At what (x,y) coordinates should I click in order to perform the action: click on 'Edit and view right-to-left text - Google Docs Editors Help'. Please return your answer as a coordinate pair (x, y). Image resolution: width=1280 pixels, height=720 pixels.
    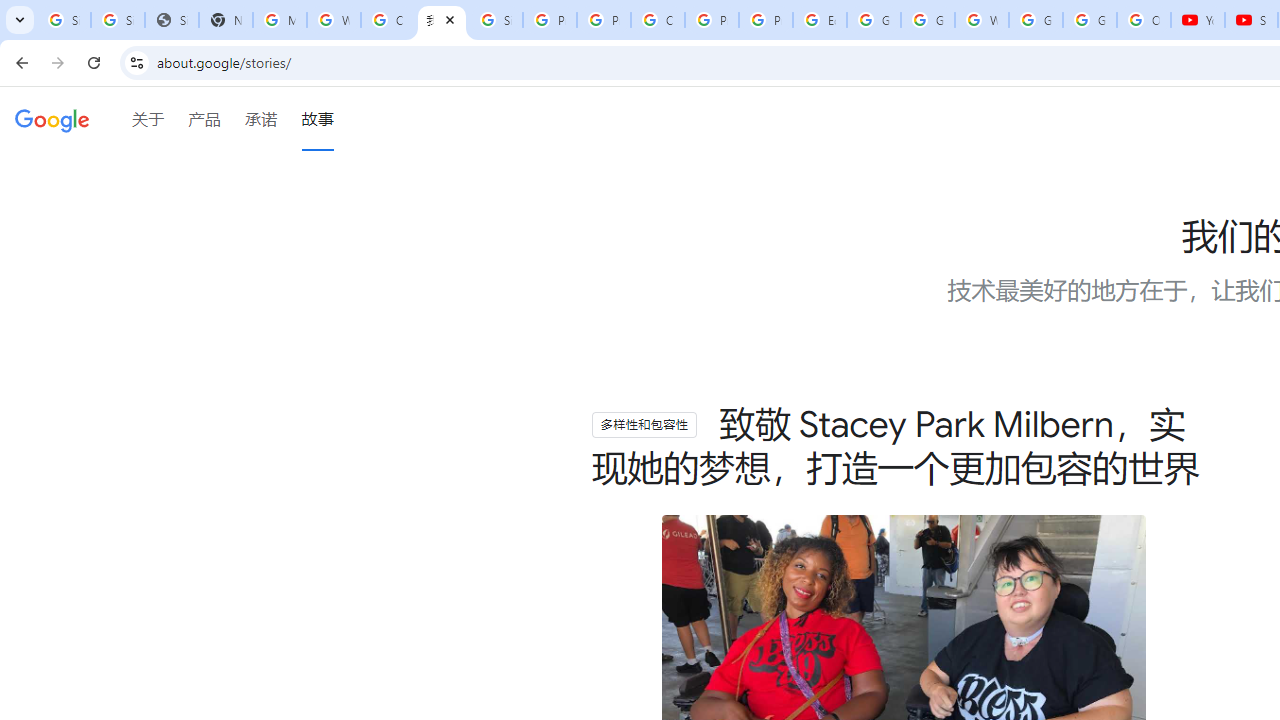
    Looking at the image, I should click on (819, 20).